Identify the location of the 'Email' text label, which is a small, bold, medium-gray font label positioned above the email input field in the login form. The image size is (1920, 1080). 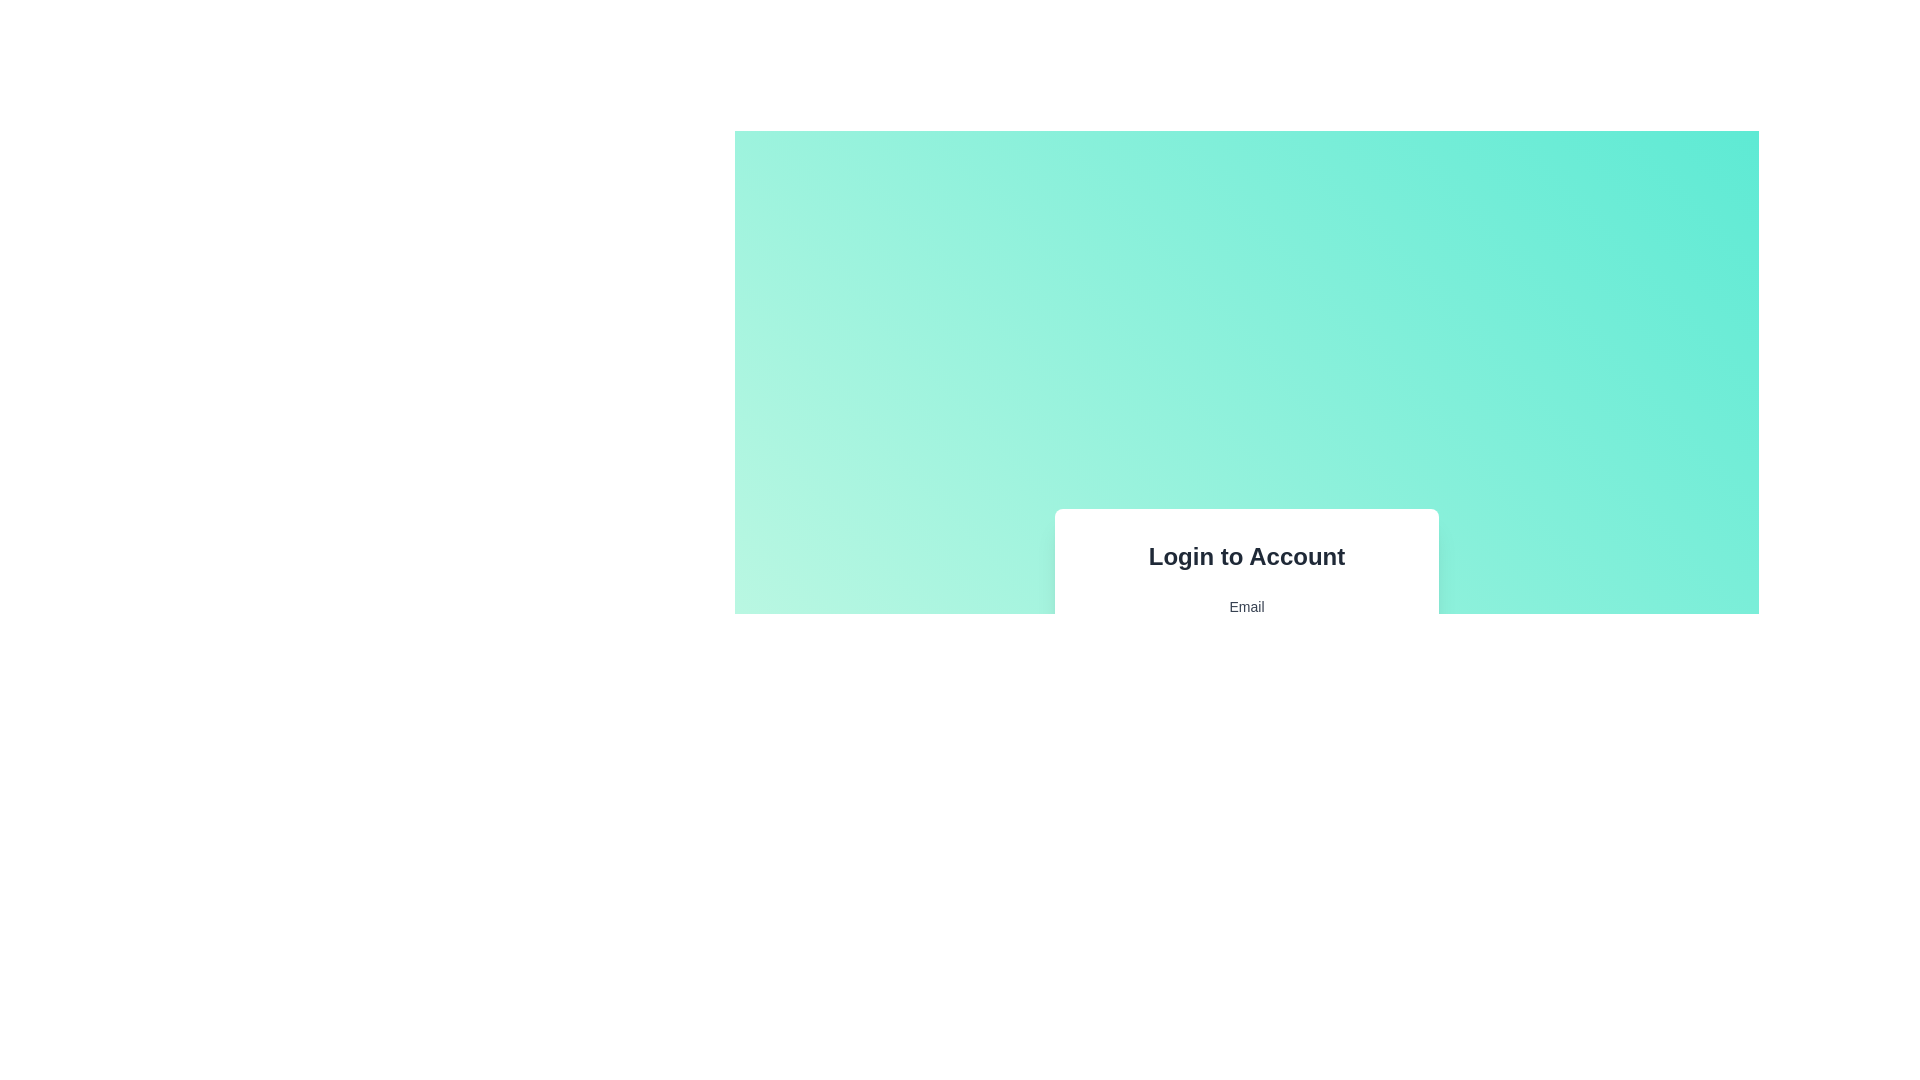
(1246, 605).